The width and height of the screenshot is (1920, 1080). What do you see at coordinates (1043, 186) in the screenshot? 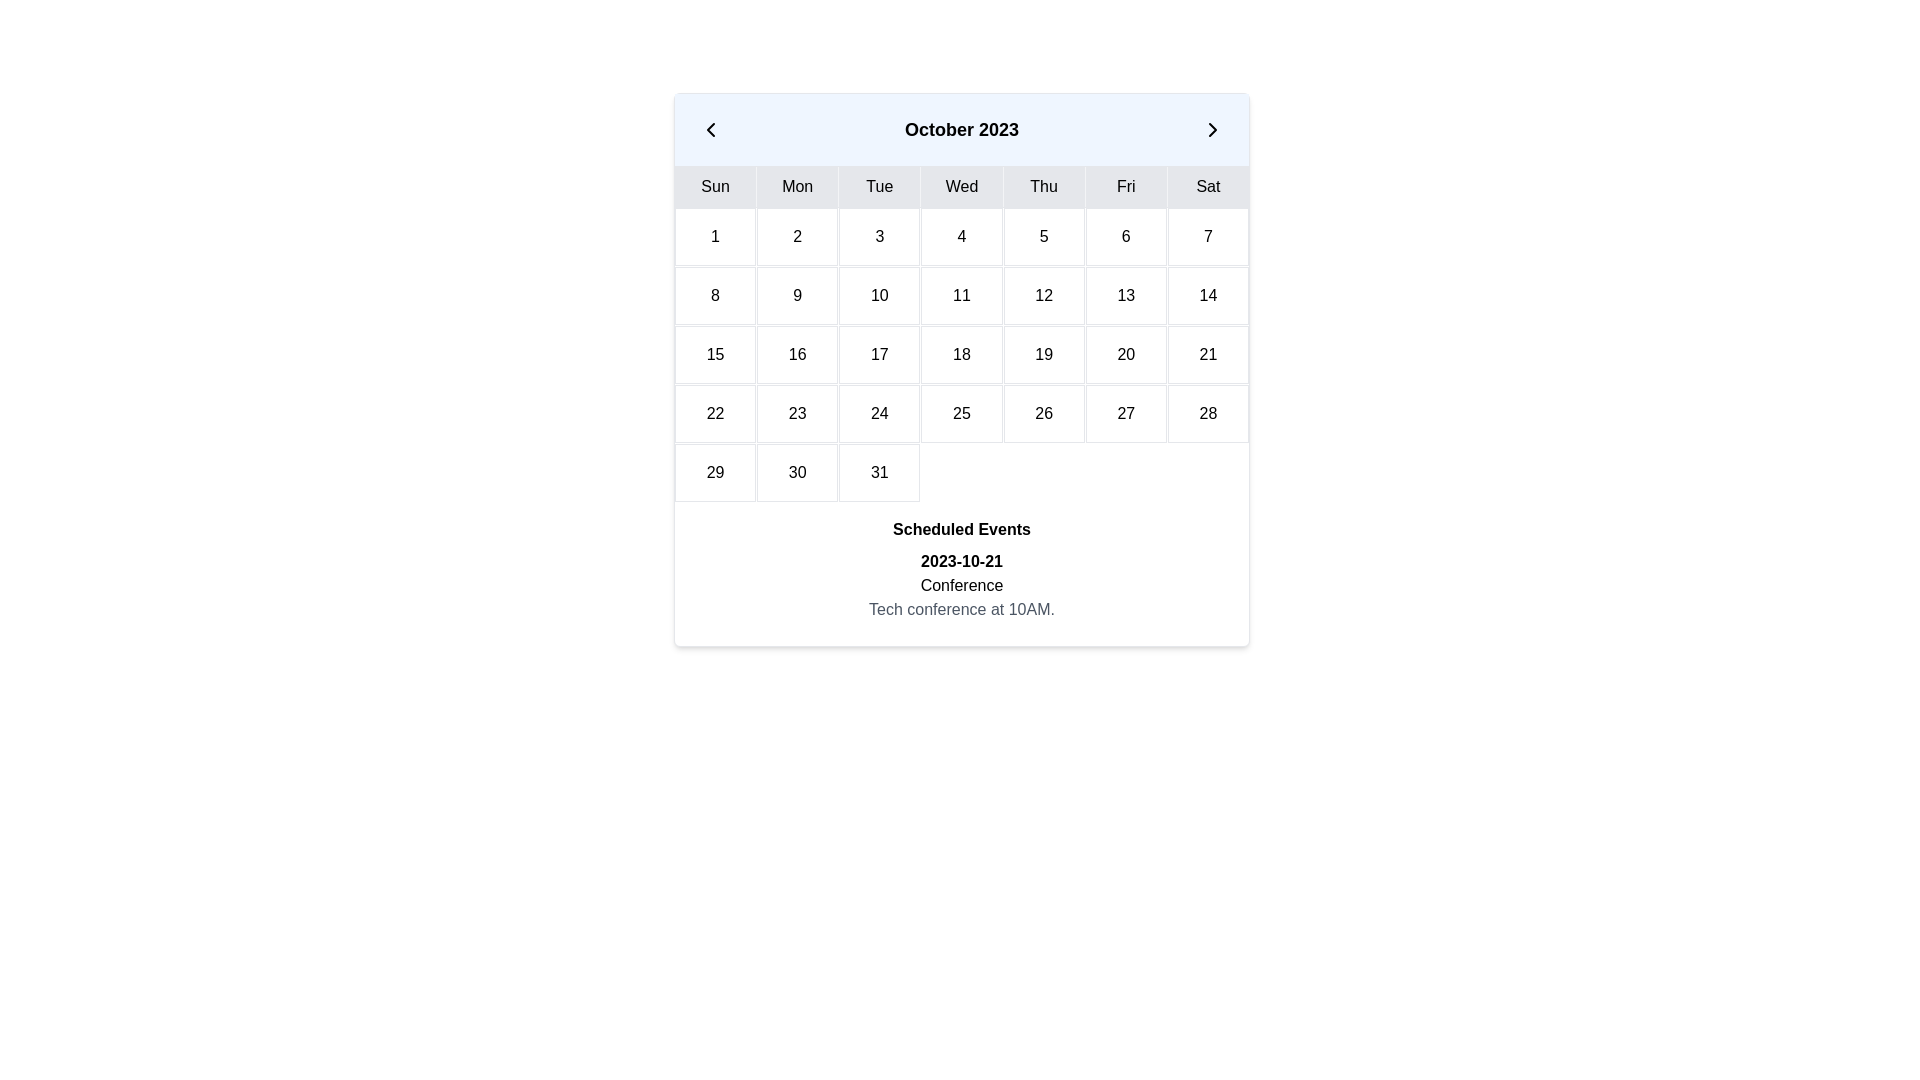
I see `the Static Label button labeled 'Thu', which is the fifth item in a grid layout of days of the week with a light gray background` at bounding box center [1043, 186].